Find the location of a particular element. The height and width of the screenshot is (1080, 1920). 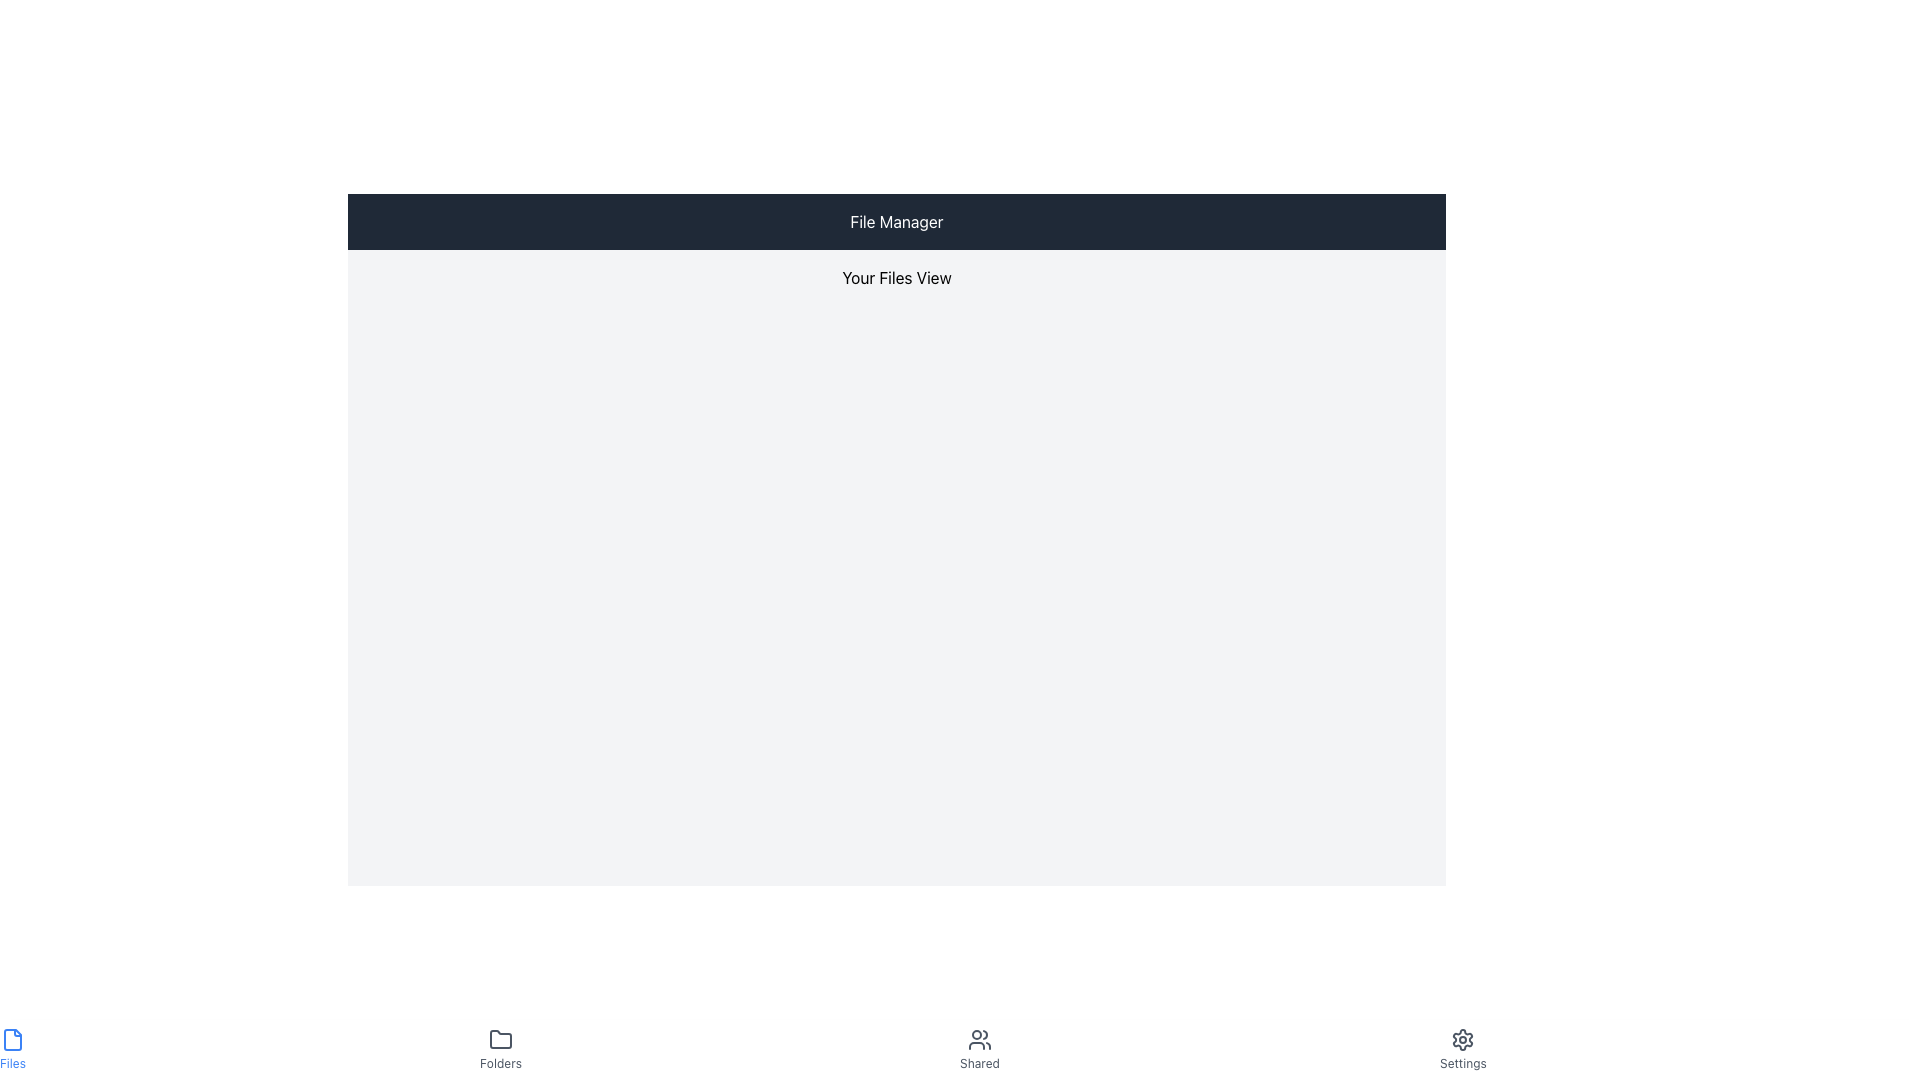

the gear-shaped icon in the 'Settings' navigation bar is located at coordinates (1463, 1039).